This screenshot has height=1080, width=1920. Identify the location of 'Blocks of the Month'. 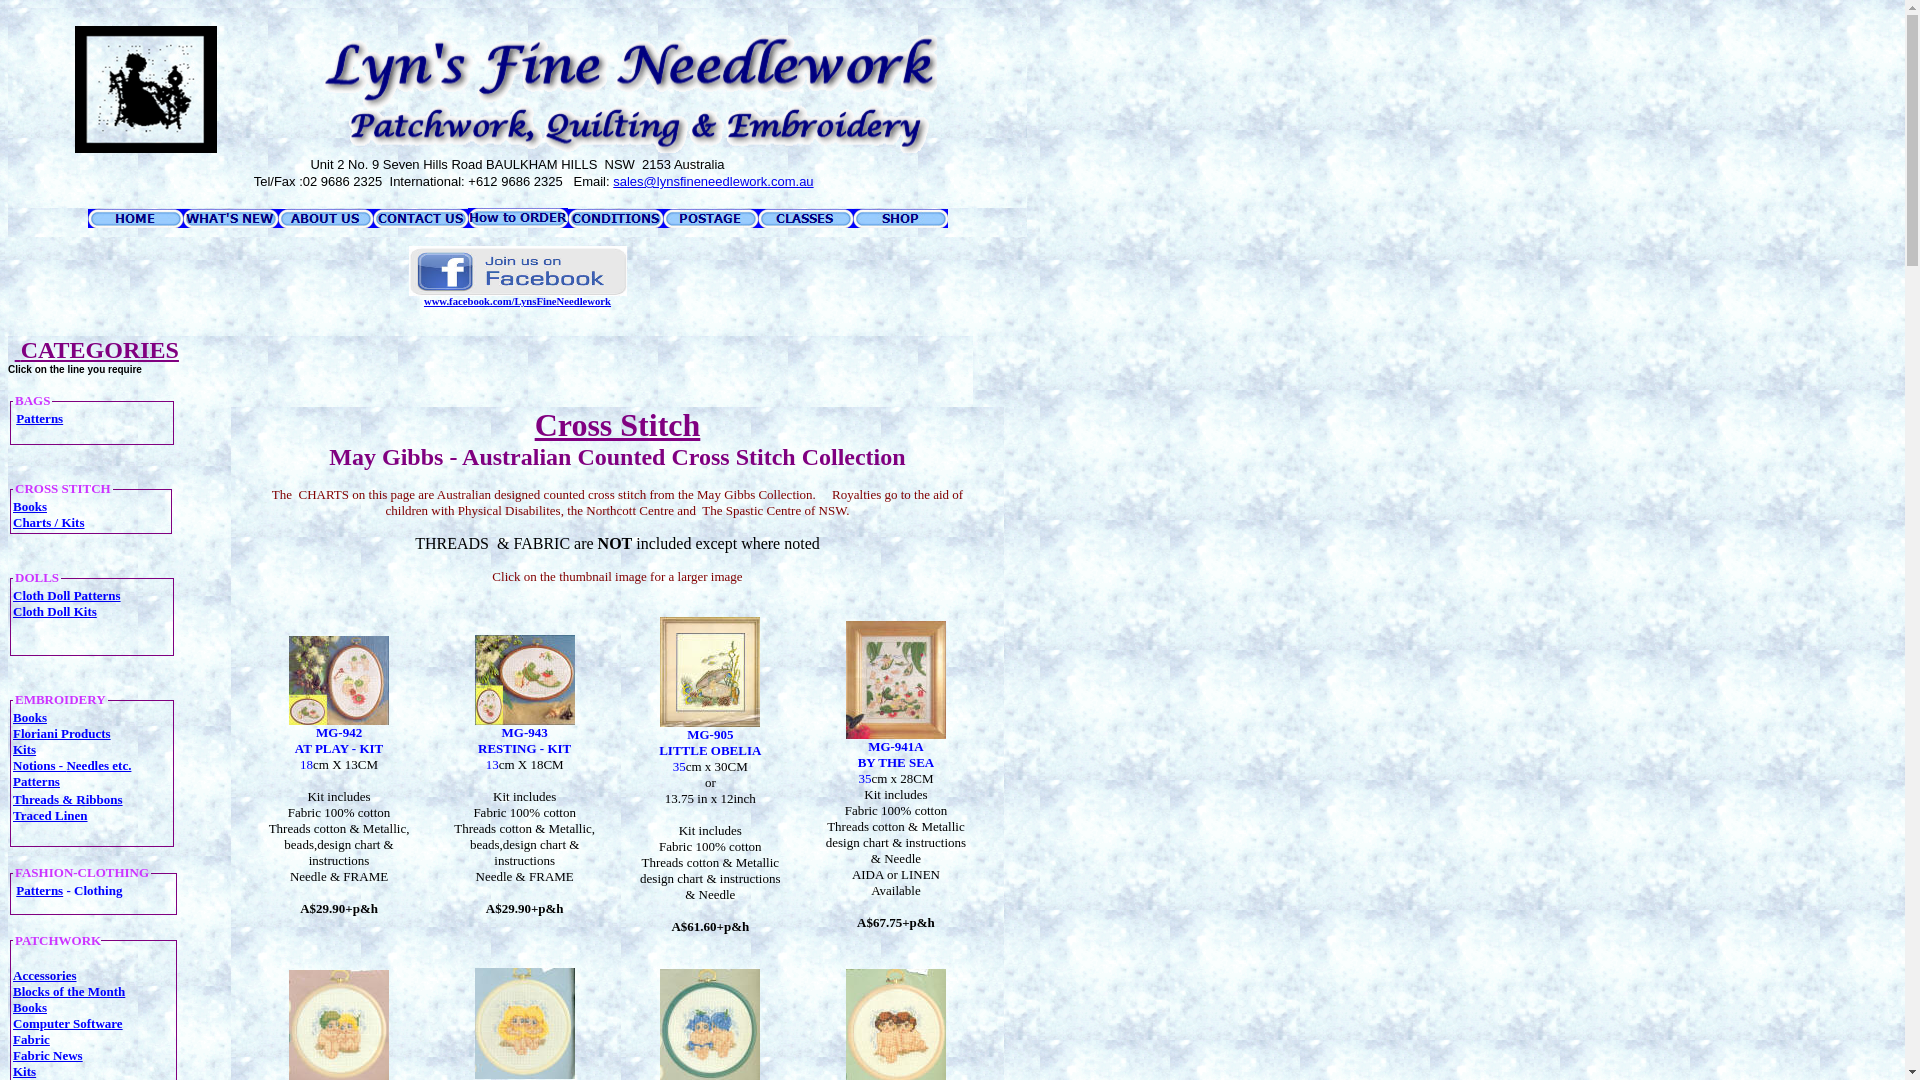
(68, 991).